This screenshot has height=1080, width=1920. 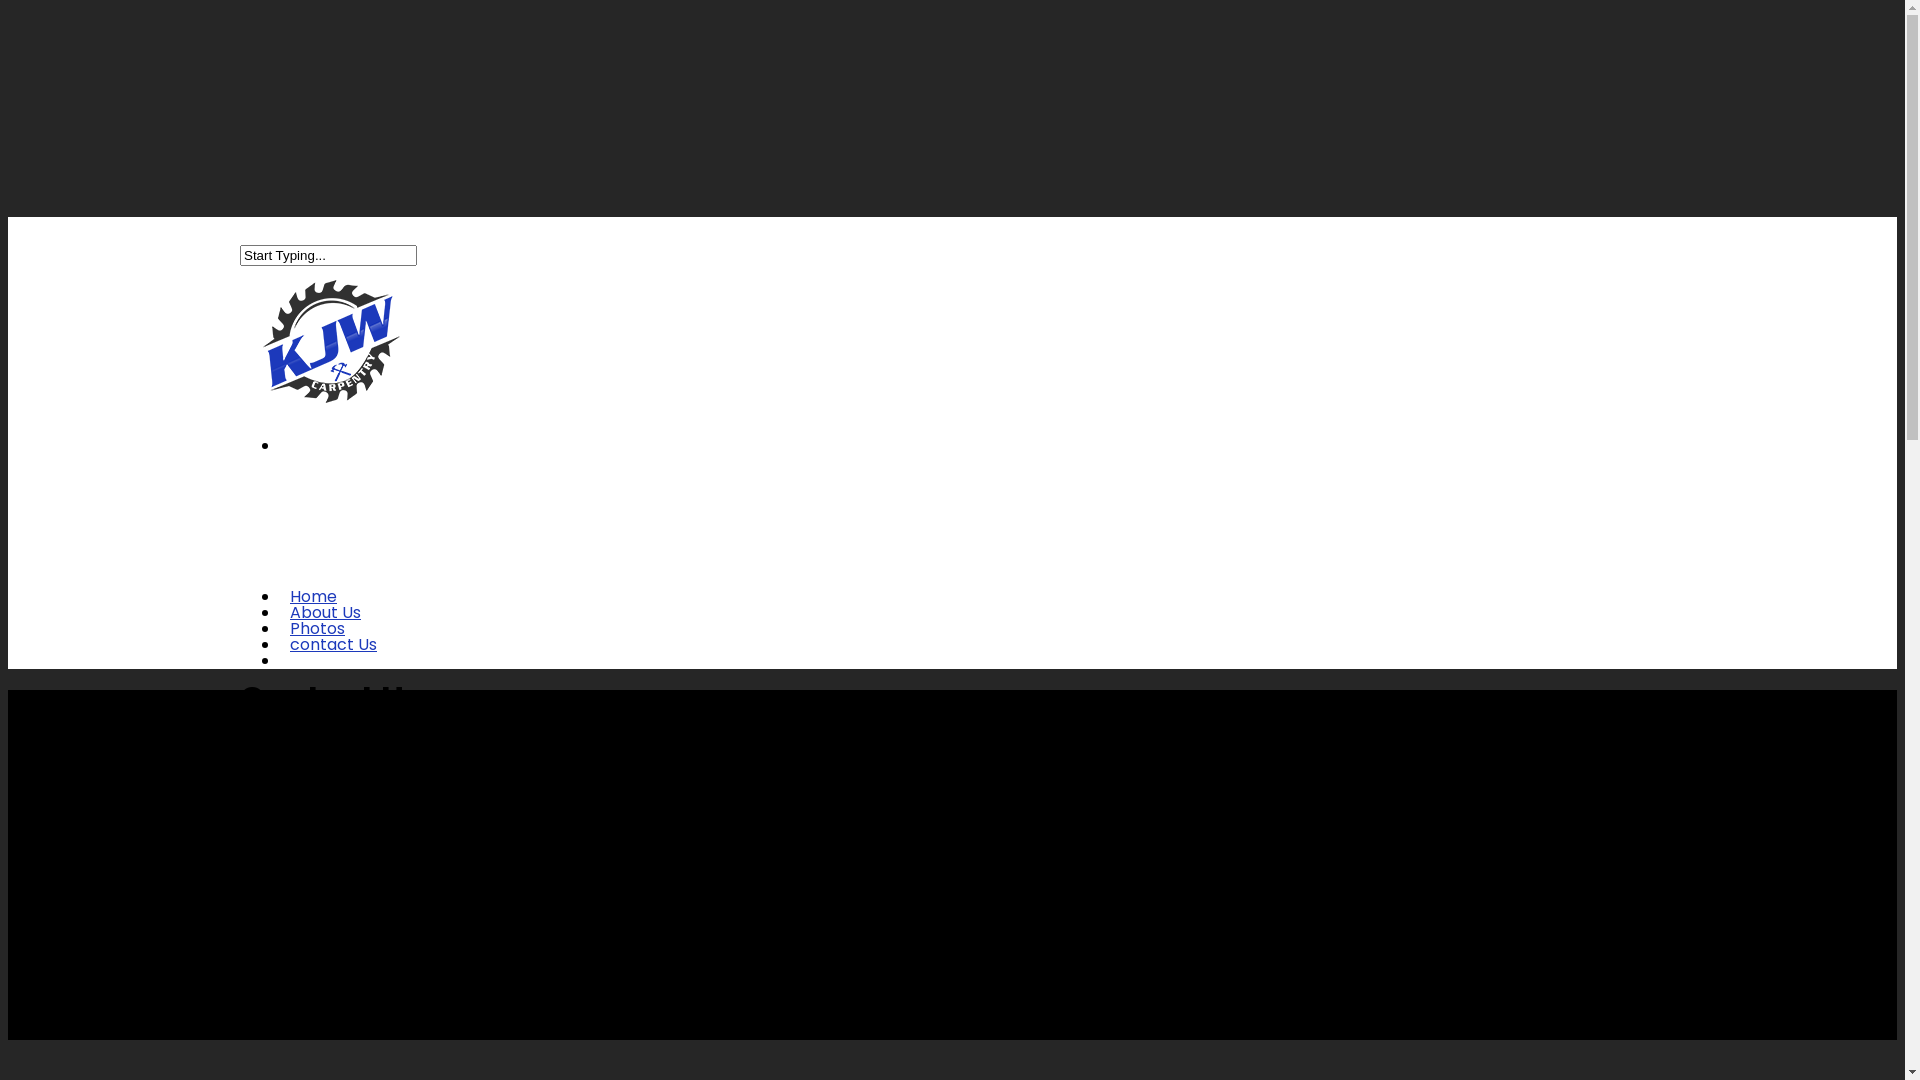 I want to click on 'Home', so click(x=312, y=609).